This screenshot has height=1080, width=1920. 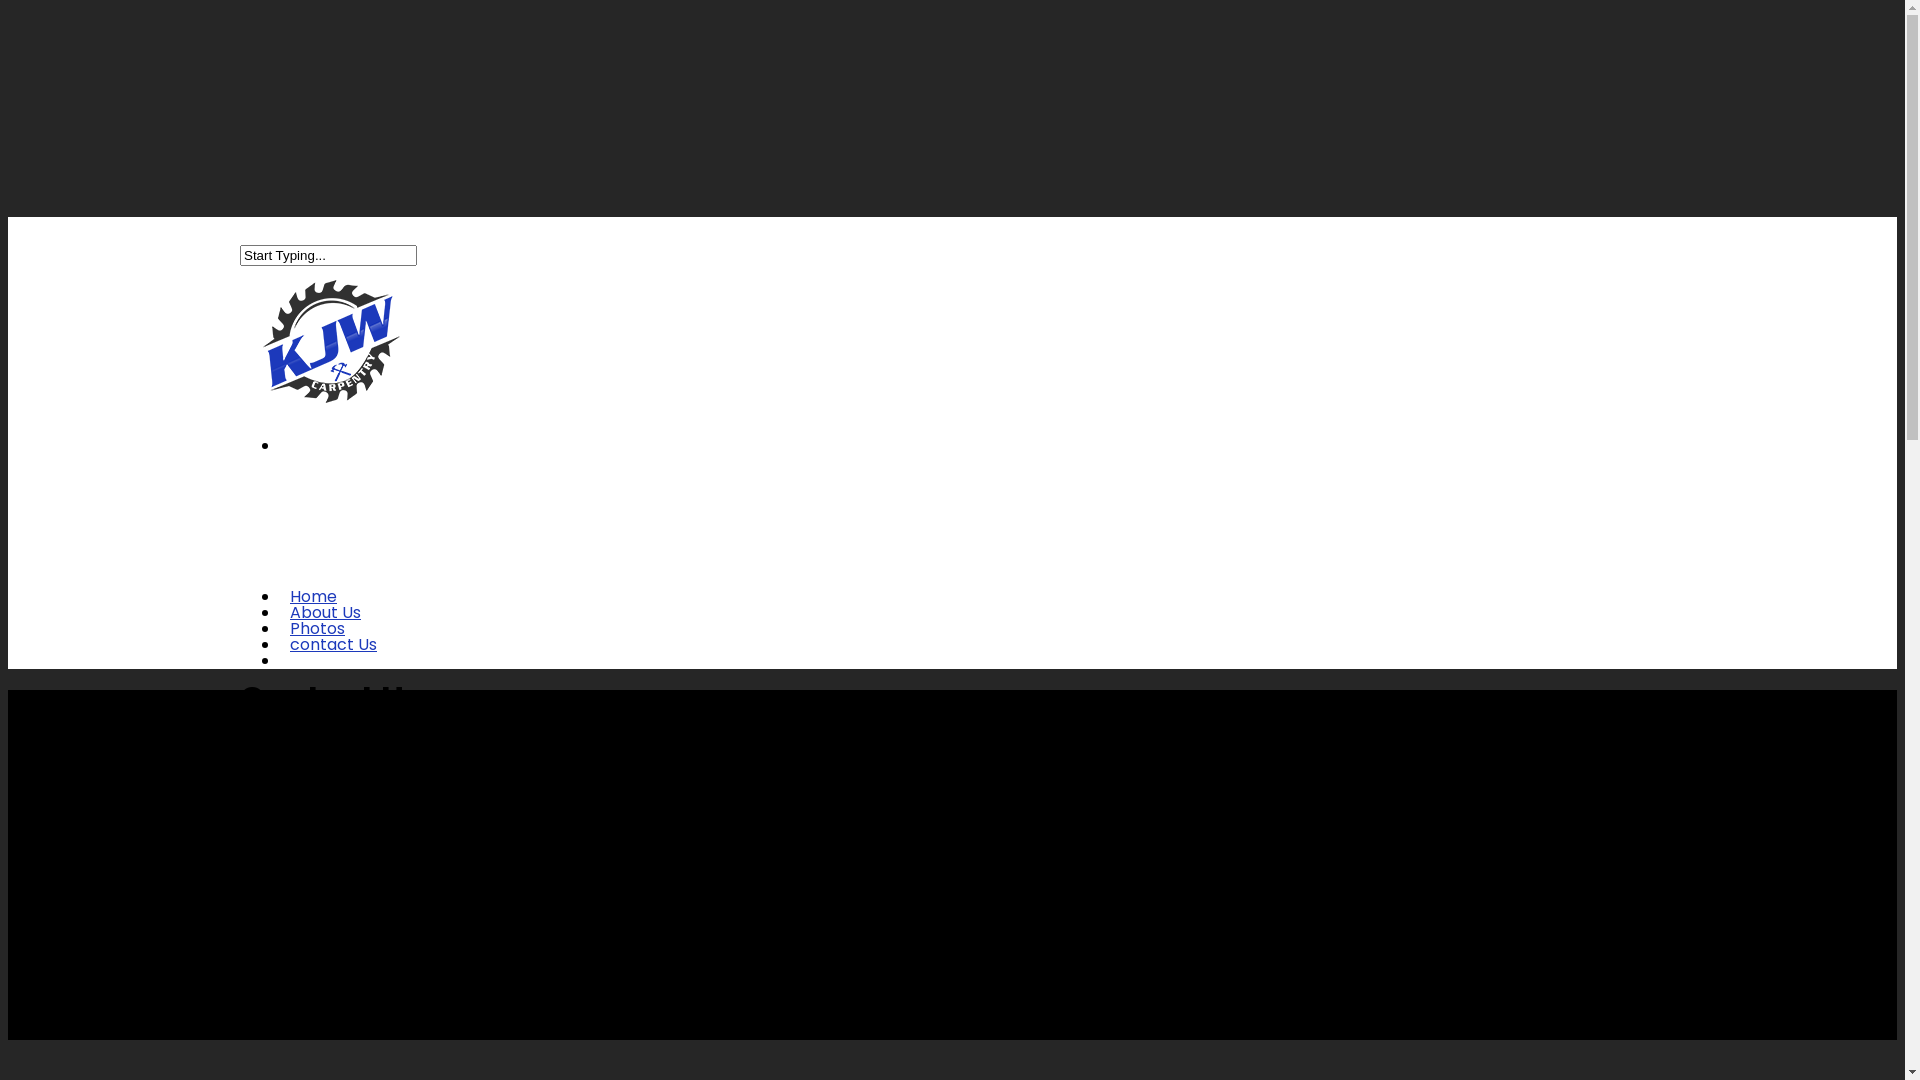 I want to click on 'Home', so click(x=312, y=609).